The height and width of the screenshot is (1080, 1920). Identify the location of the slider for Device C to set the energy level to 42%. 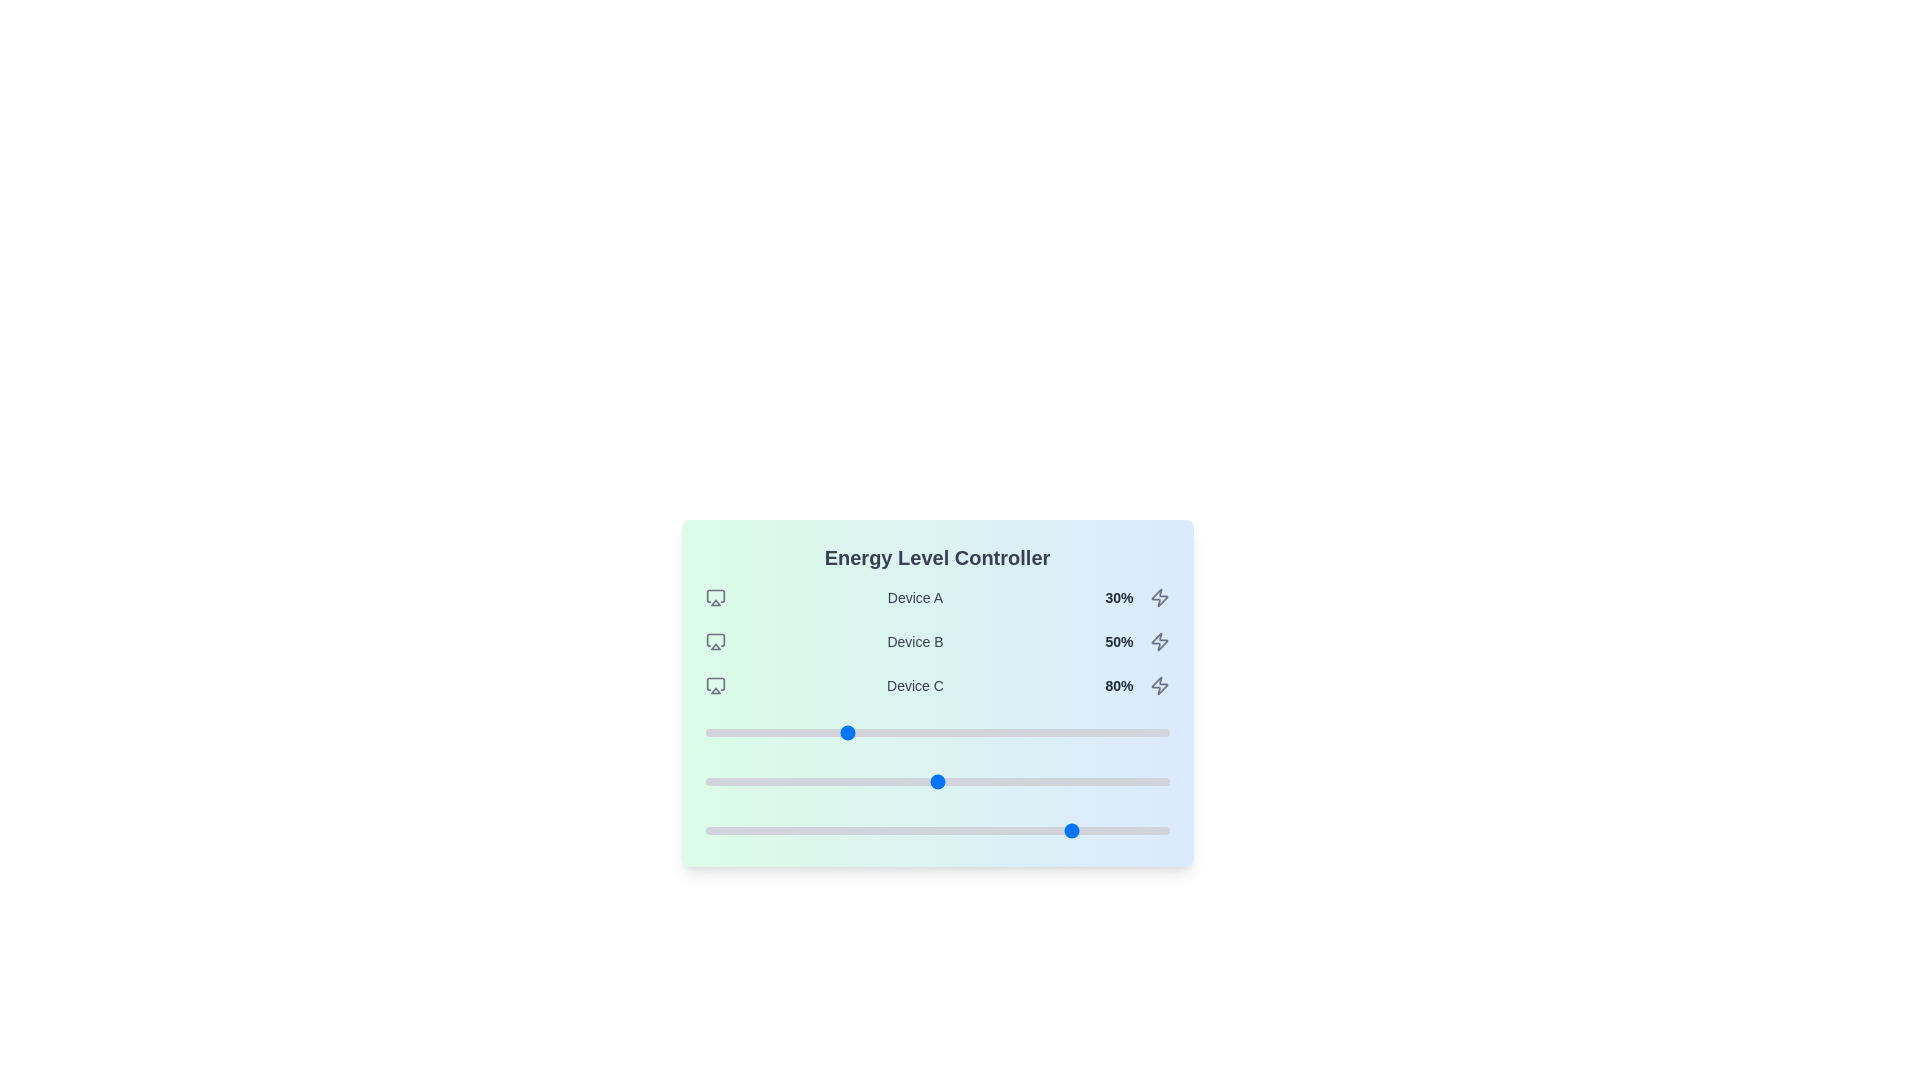
(899, 830).